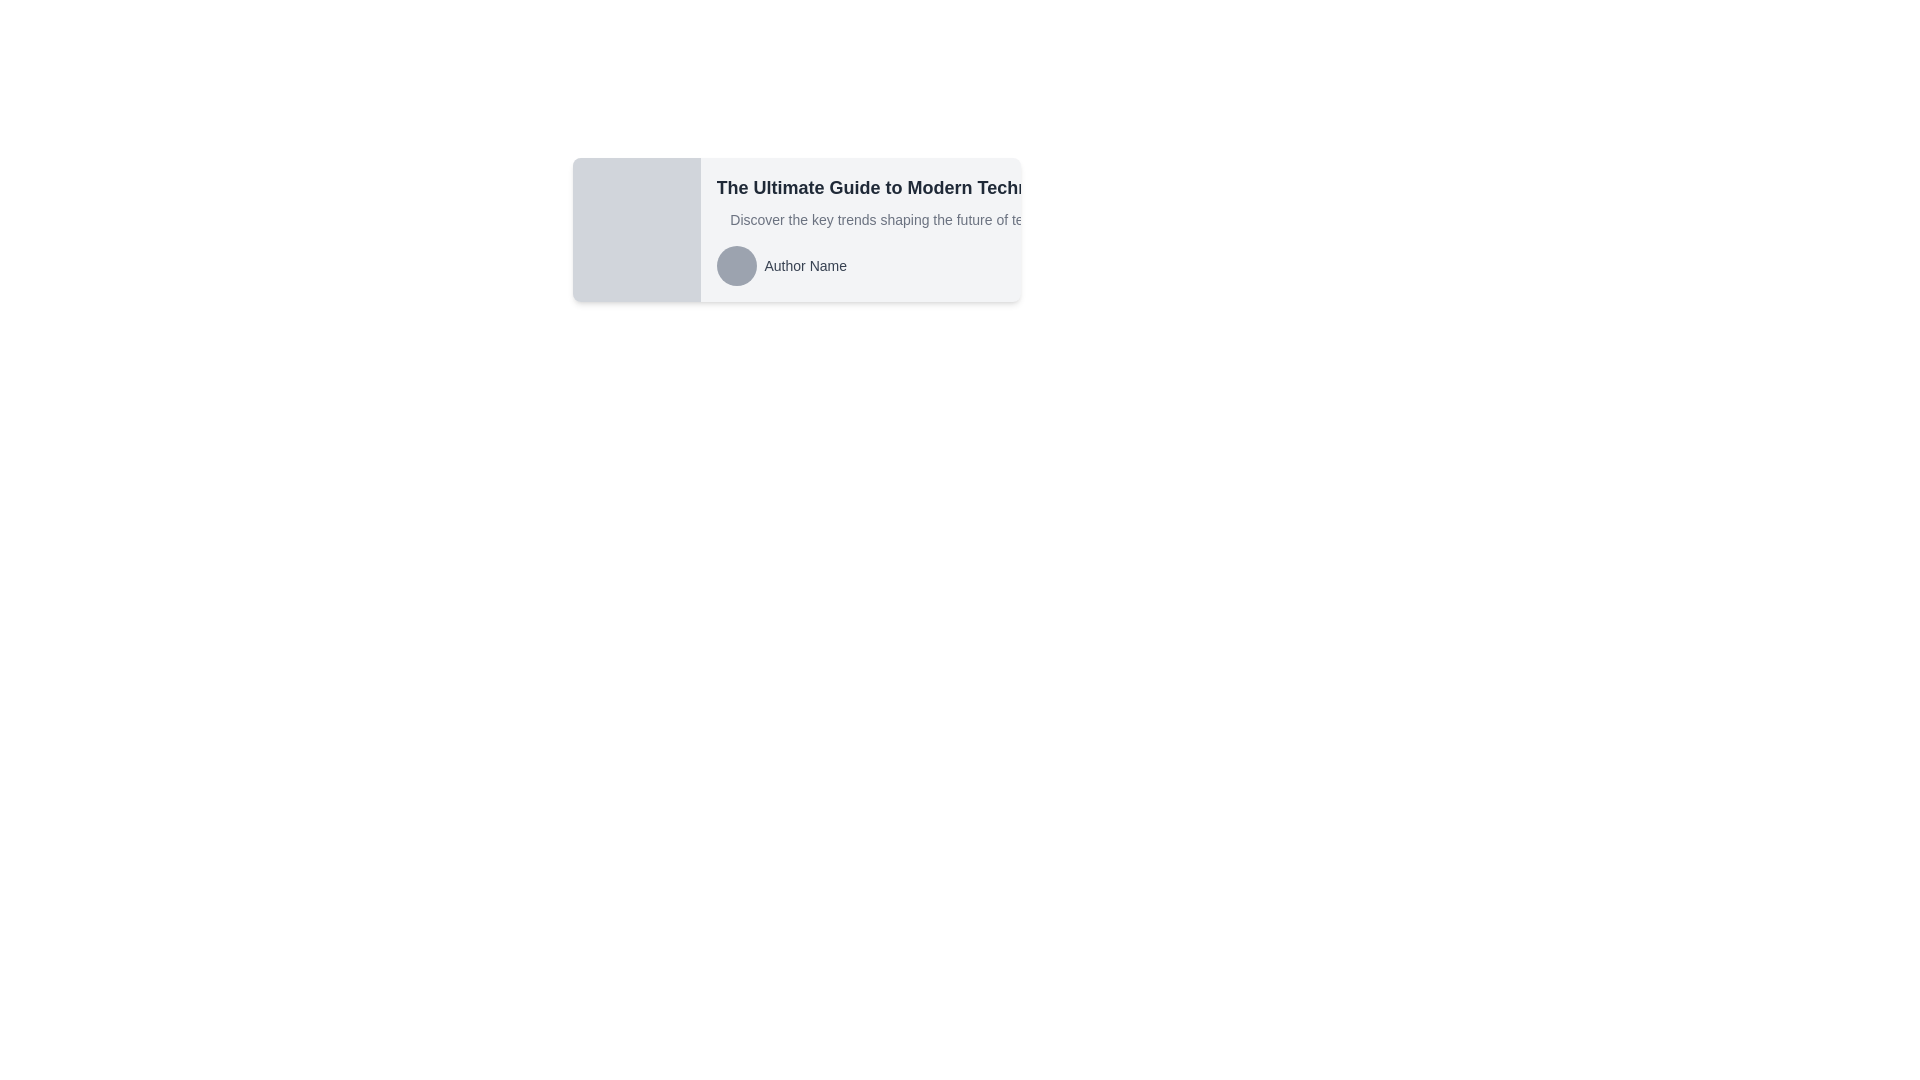 This screenshot has height=1080, width=1920. What do you see at coordinates (805, 265) in the screenshot?
I see `text content from the label displaying 'Author Name', which is styled with dark gray text and located to the right of a circular gray avatar` at bounding box center [805, 265].